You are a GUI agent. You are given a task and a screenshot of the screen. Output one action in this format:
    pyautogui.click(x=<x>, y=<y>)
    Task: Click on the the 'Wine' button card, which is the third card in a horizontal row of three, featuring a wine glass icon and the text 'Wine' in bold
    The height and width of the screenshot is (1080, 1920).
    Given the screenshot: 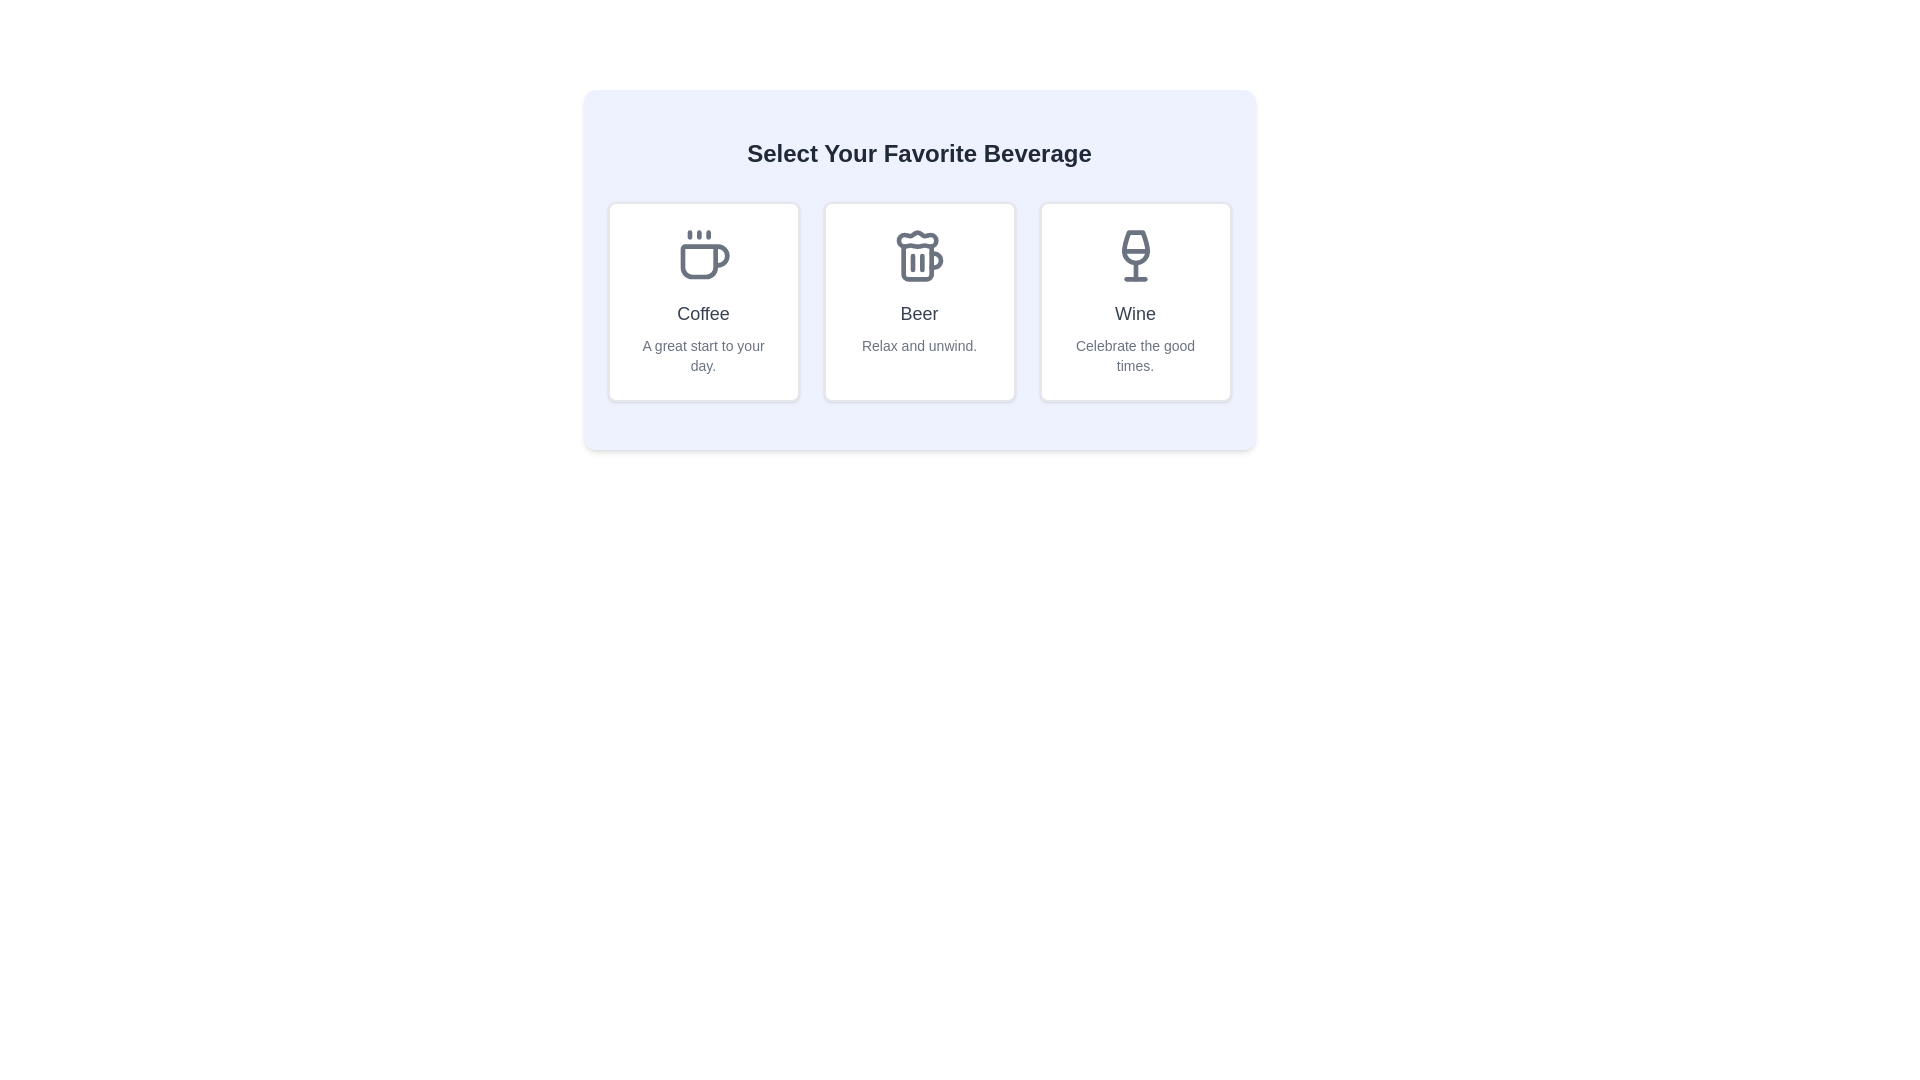 What is the action you would take?
    pyautogui.click(x=1135, y=301)
    